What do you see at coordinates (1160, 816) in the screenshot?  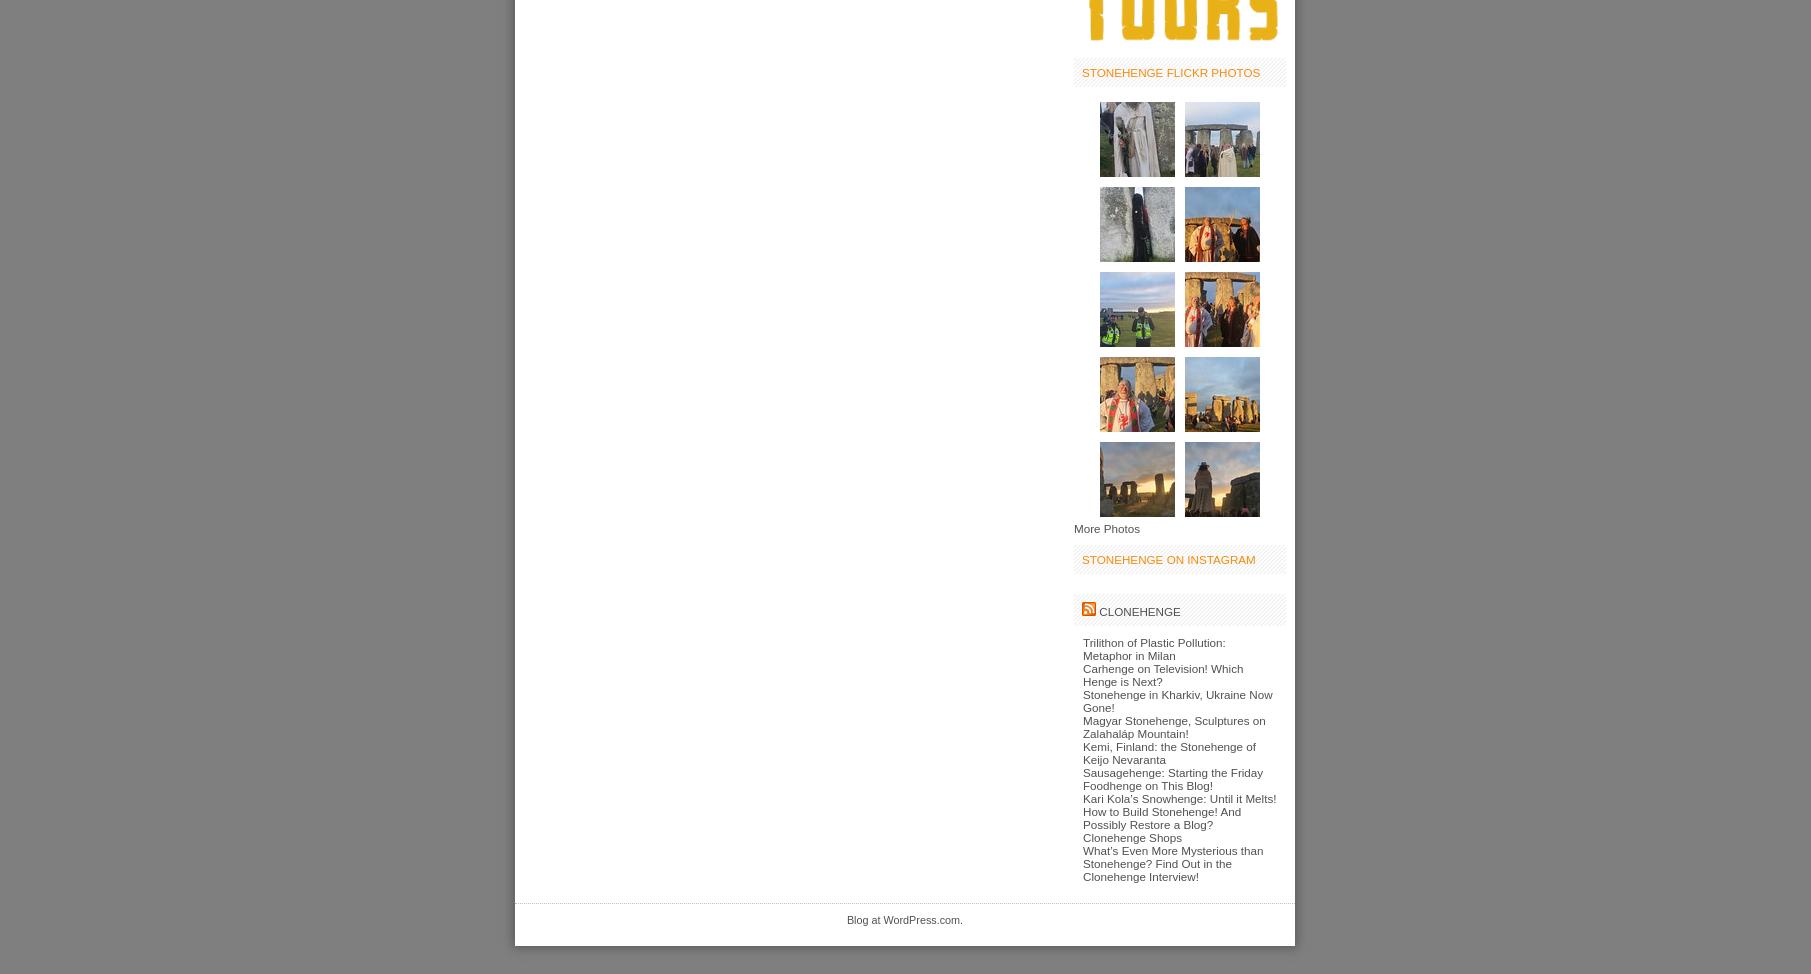 I see `'How to Build Stonehenge! And Possibly Restore a Blog?'` at bounding box center [1160, 816].